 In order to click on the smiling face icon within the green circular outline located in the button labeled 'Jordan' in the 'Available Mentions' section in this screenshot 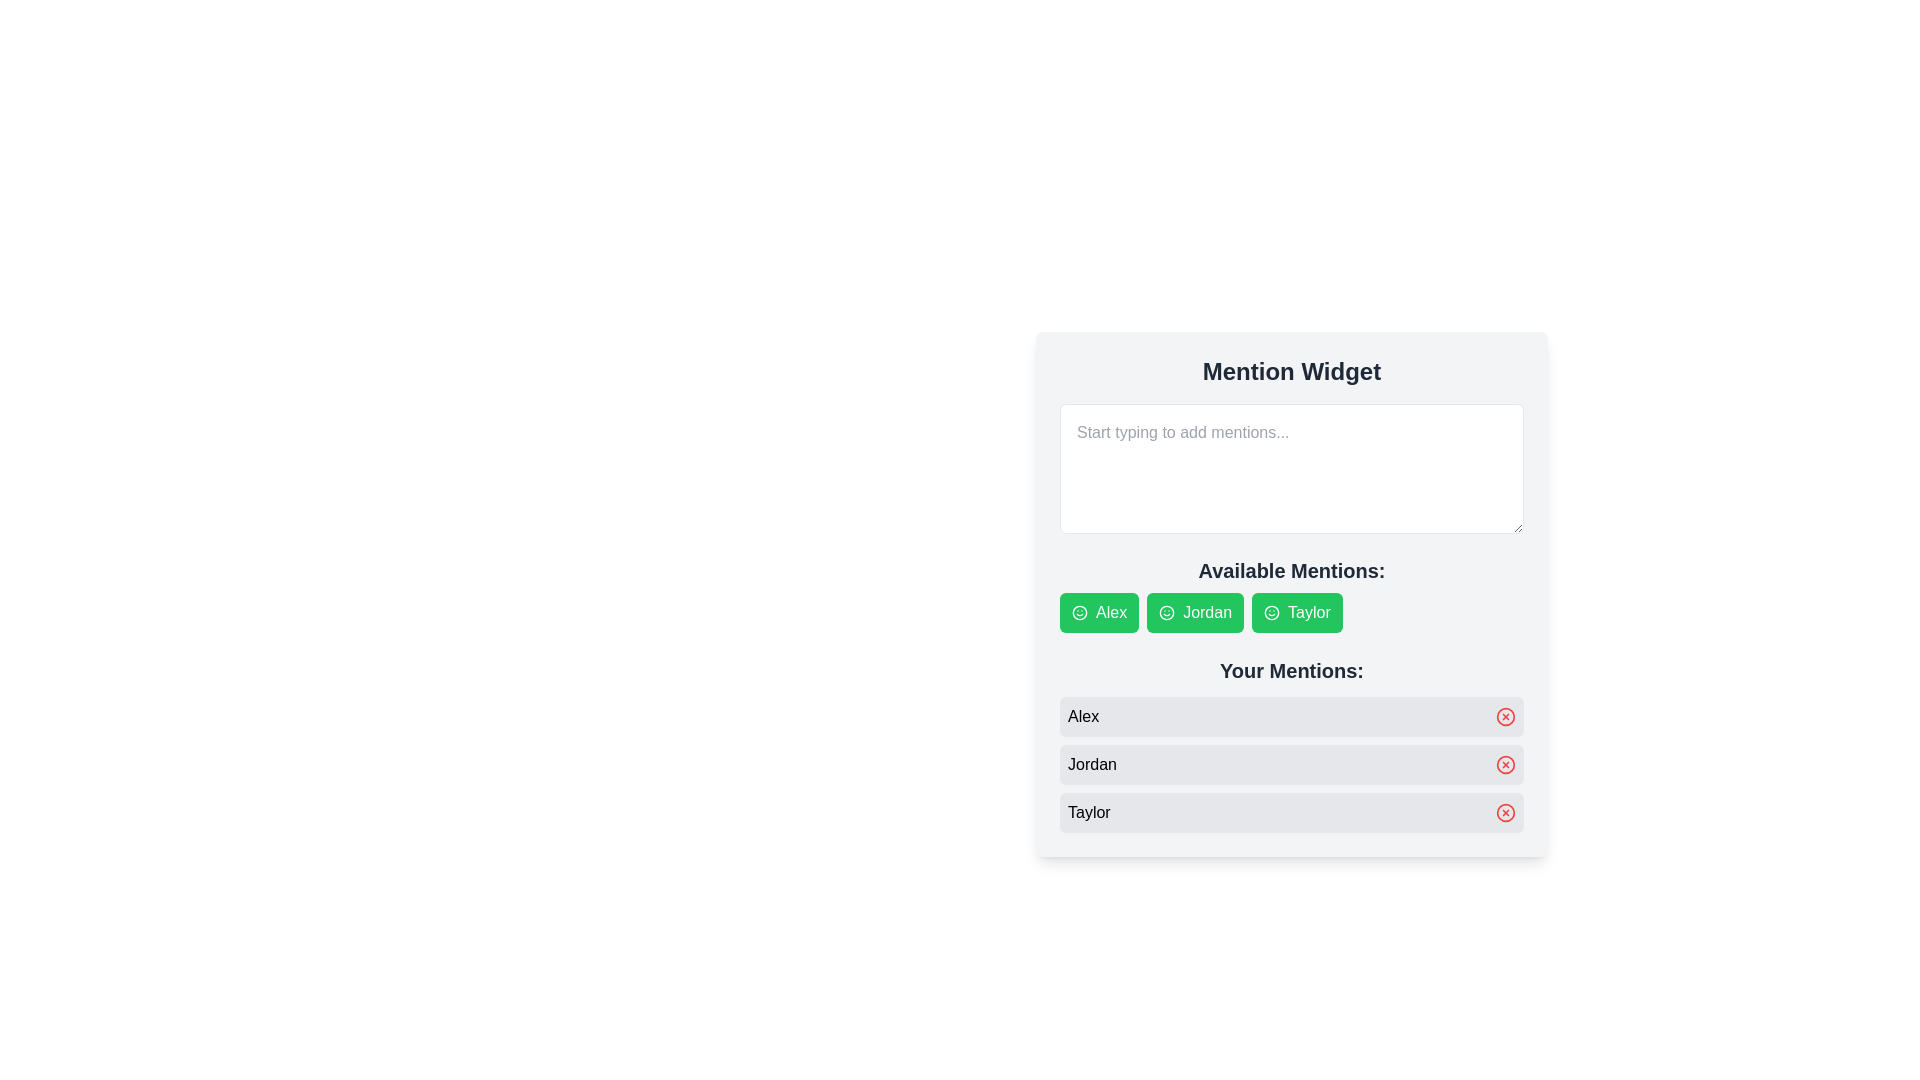, I will do `click(1167, 612)`.